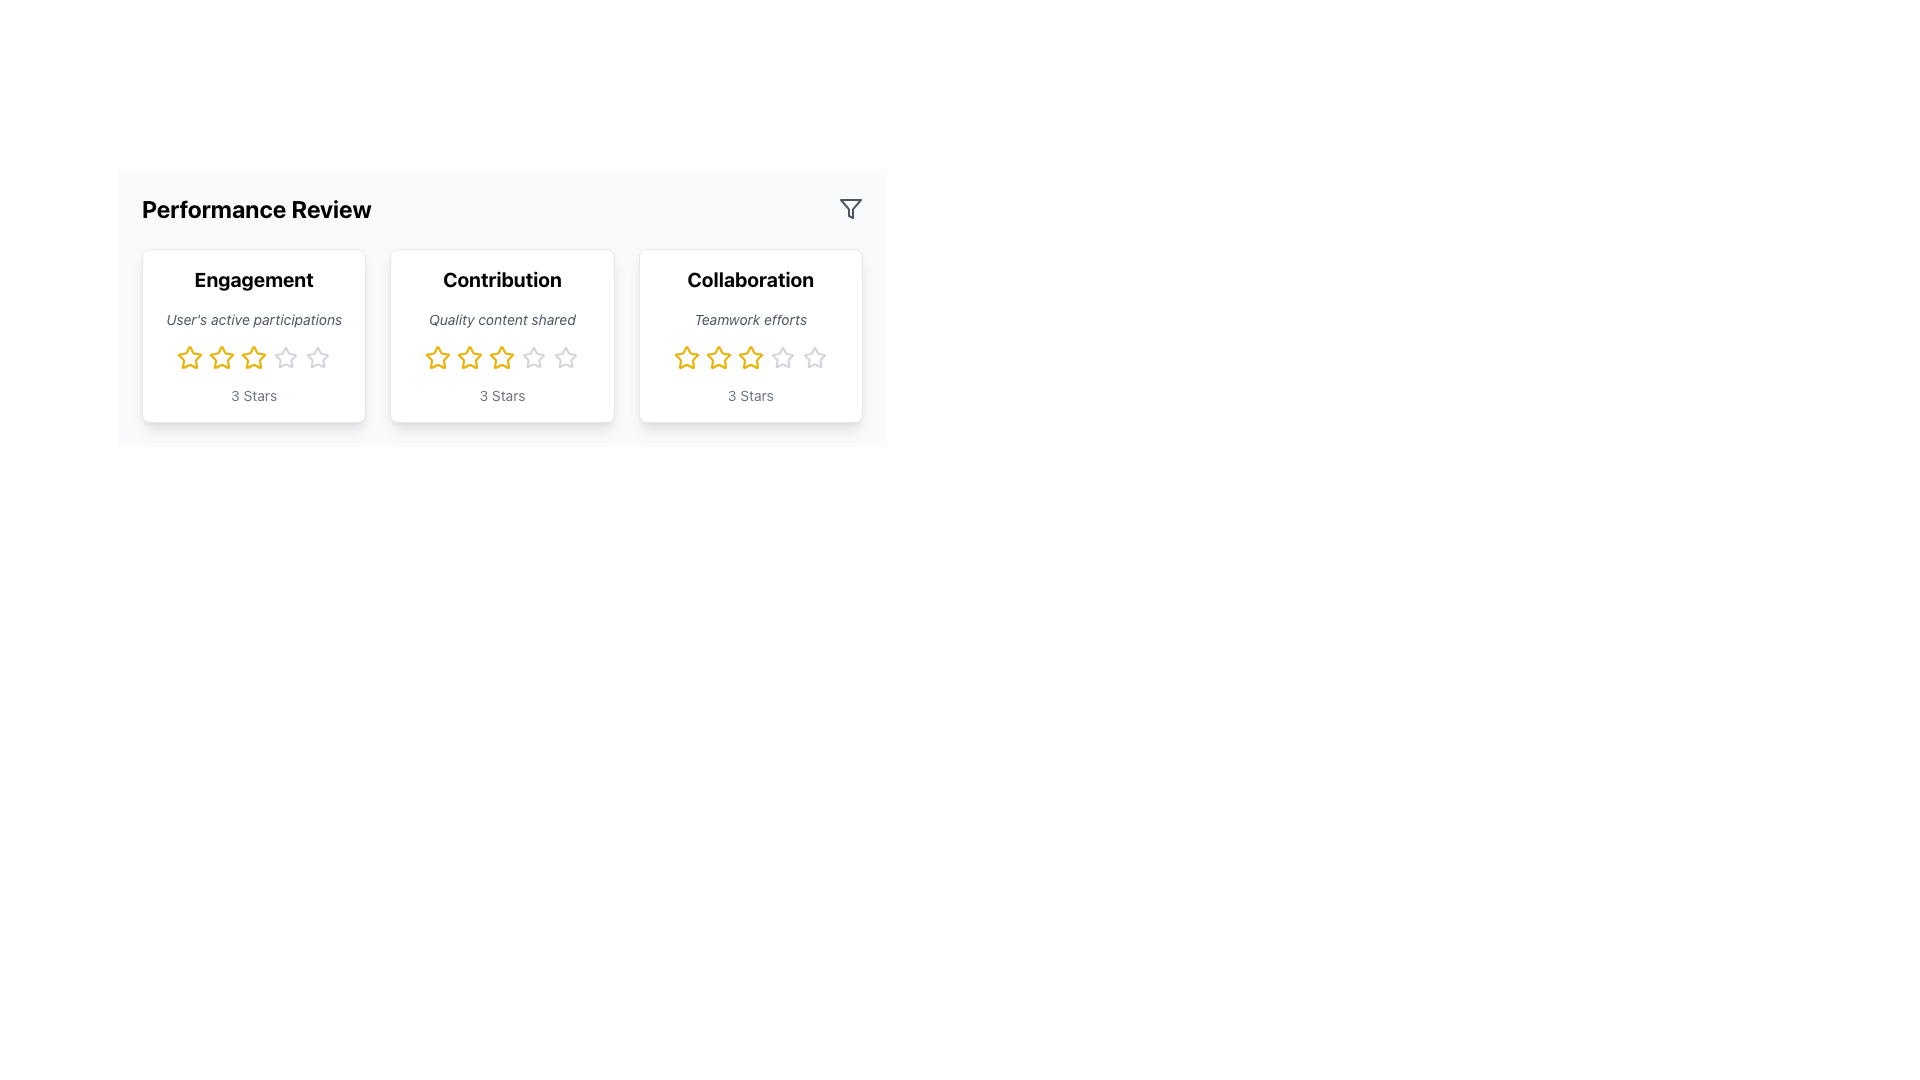 Image resolution: width=1920 pixels, height=1080 pixels. Describe the element at coordinates (190, 356) in the screenshot. I see `the first star icon in the 5-star rating system under the 'Engagement' card in the Performance Review section` at that location.